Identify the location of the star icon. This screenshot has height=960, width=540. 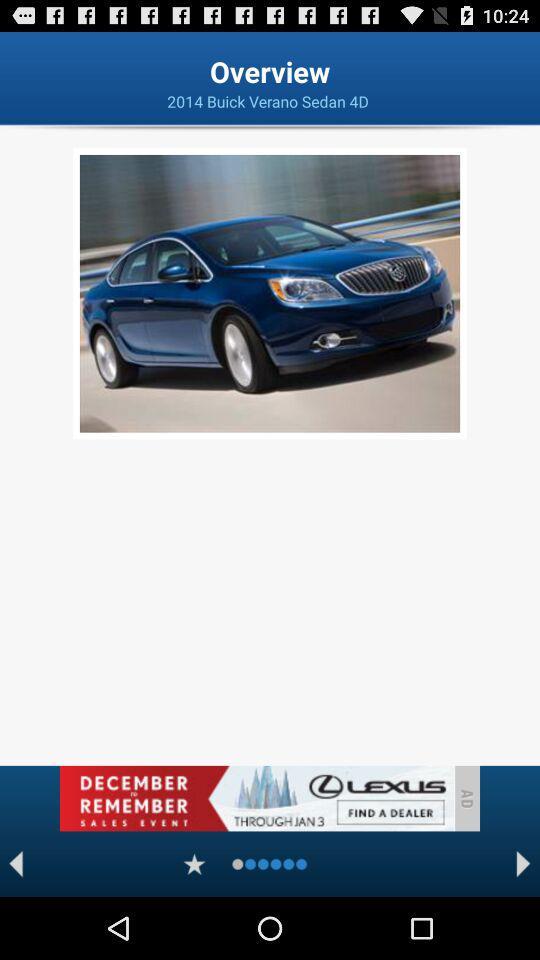
(194, 924).